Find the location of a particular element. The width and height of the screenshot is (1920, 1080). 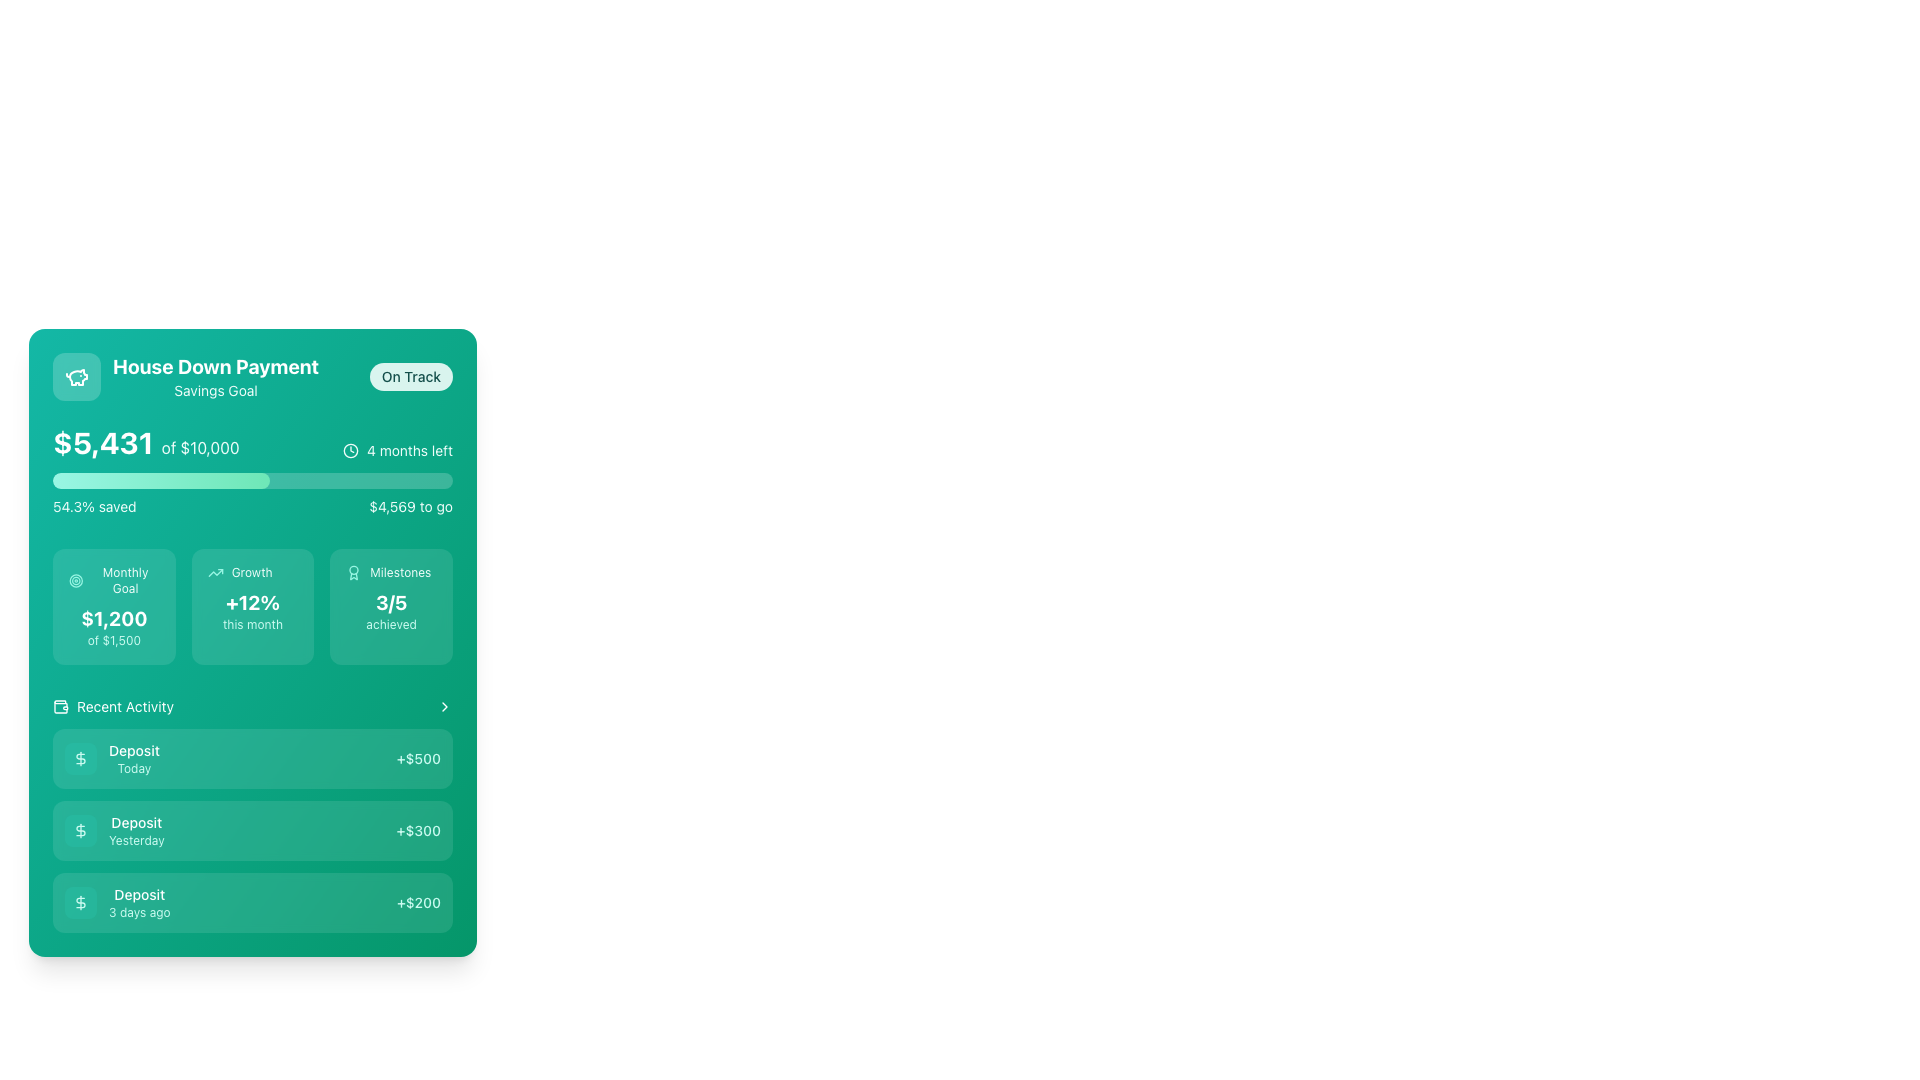

the circular icon consisting of three concentric teal rings located to the left of the 'Monthly Goal' text within the card is located at coordinates (76, 581).